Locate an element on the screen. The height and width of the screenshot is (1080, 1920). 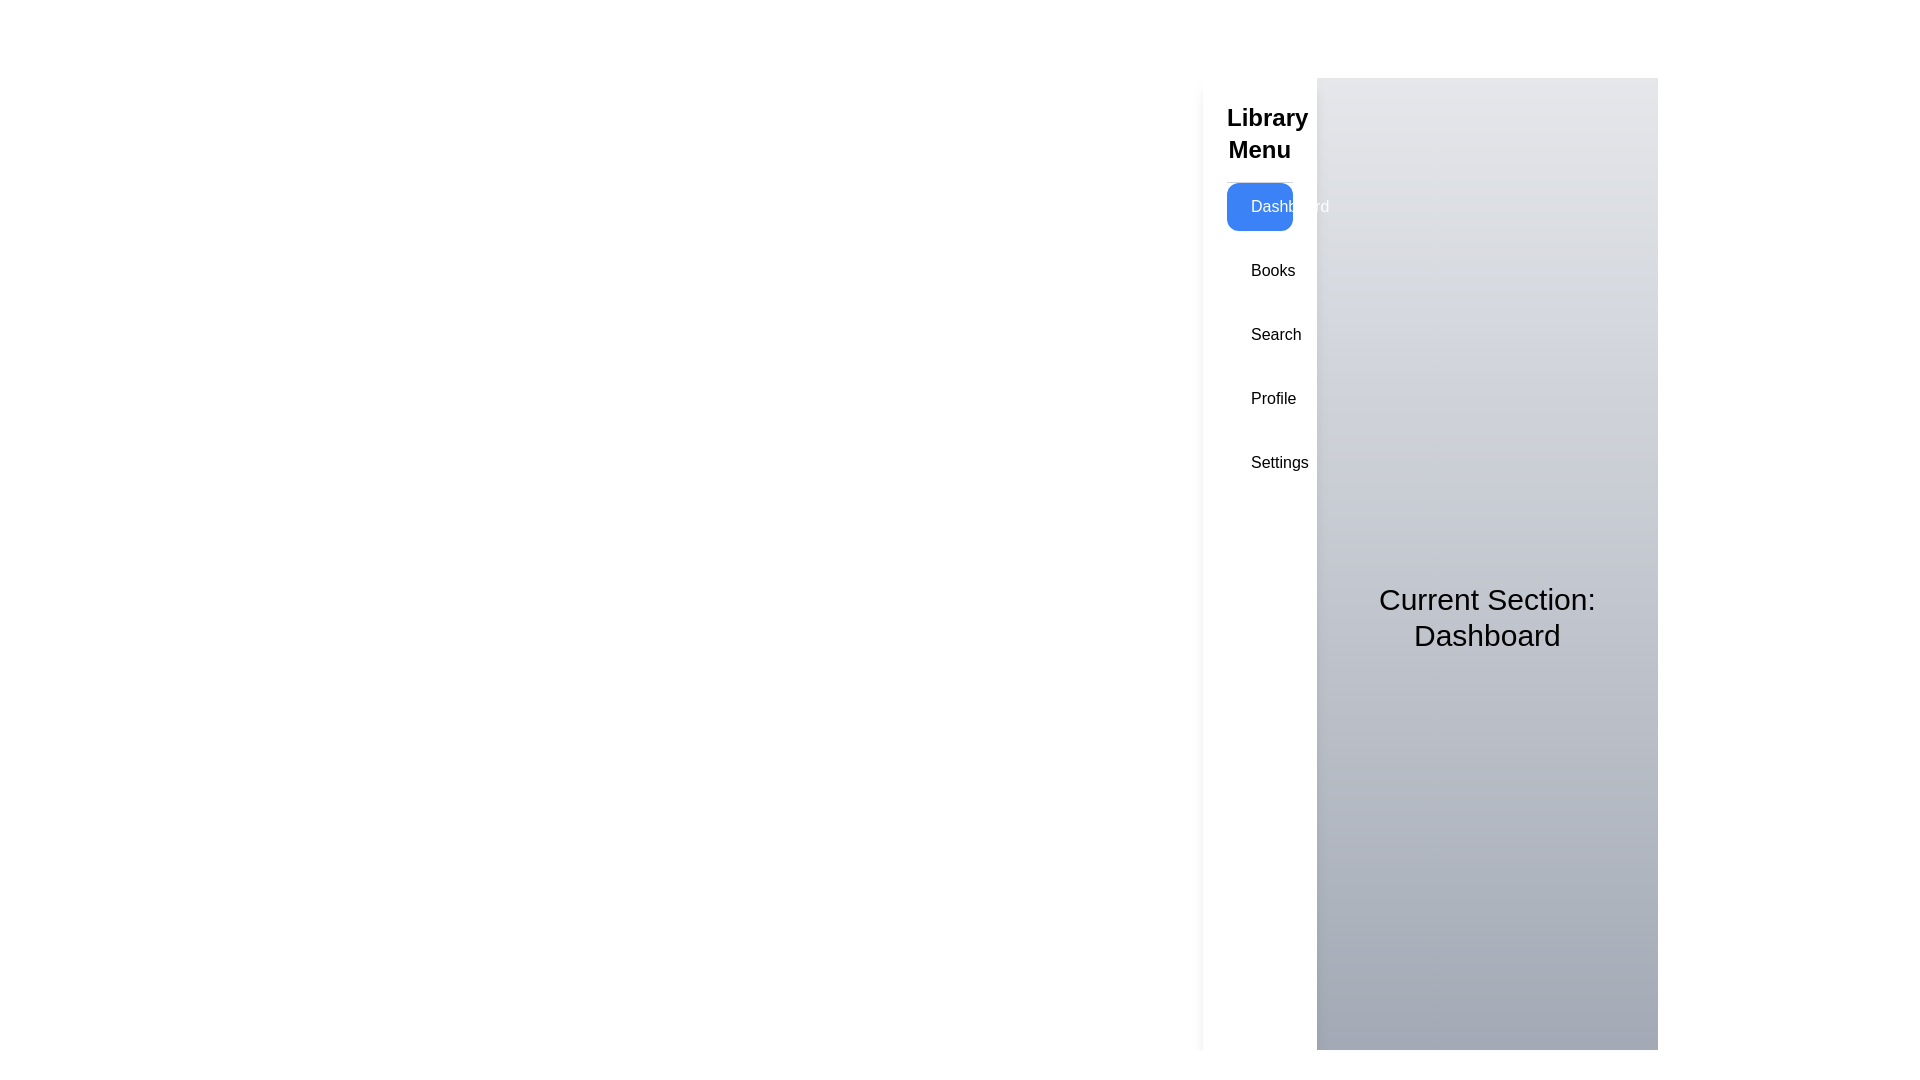
the menu item corresponding to Search to navigate to that section is located at coordinates (1258, 334).